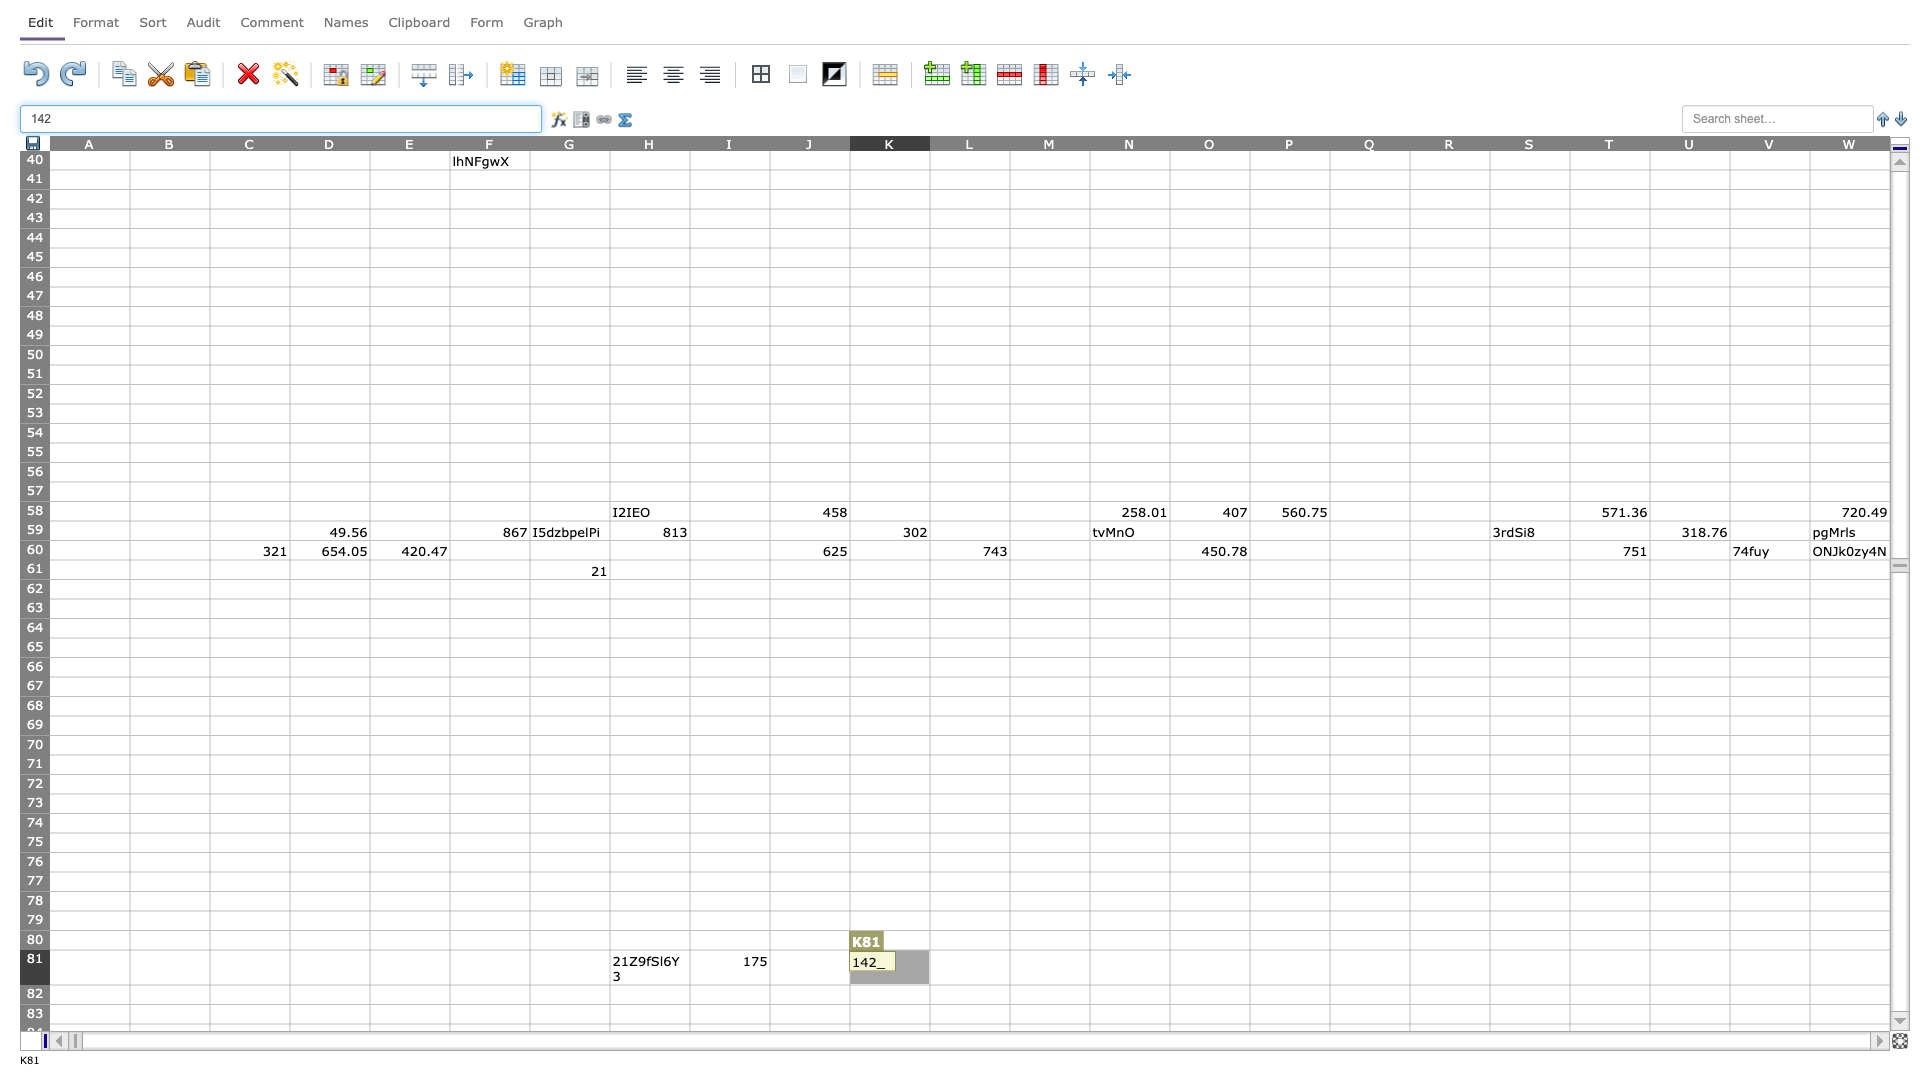  Describe the element at coordinates (1009, 966) in the screenshot. I see `right border of L81` at that location.